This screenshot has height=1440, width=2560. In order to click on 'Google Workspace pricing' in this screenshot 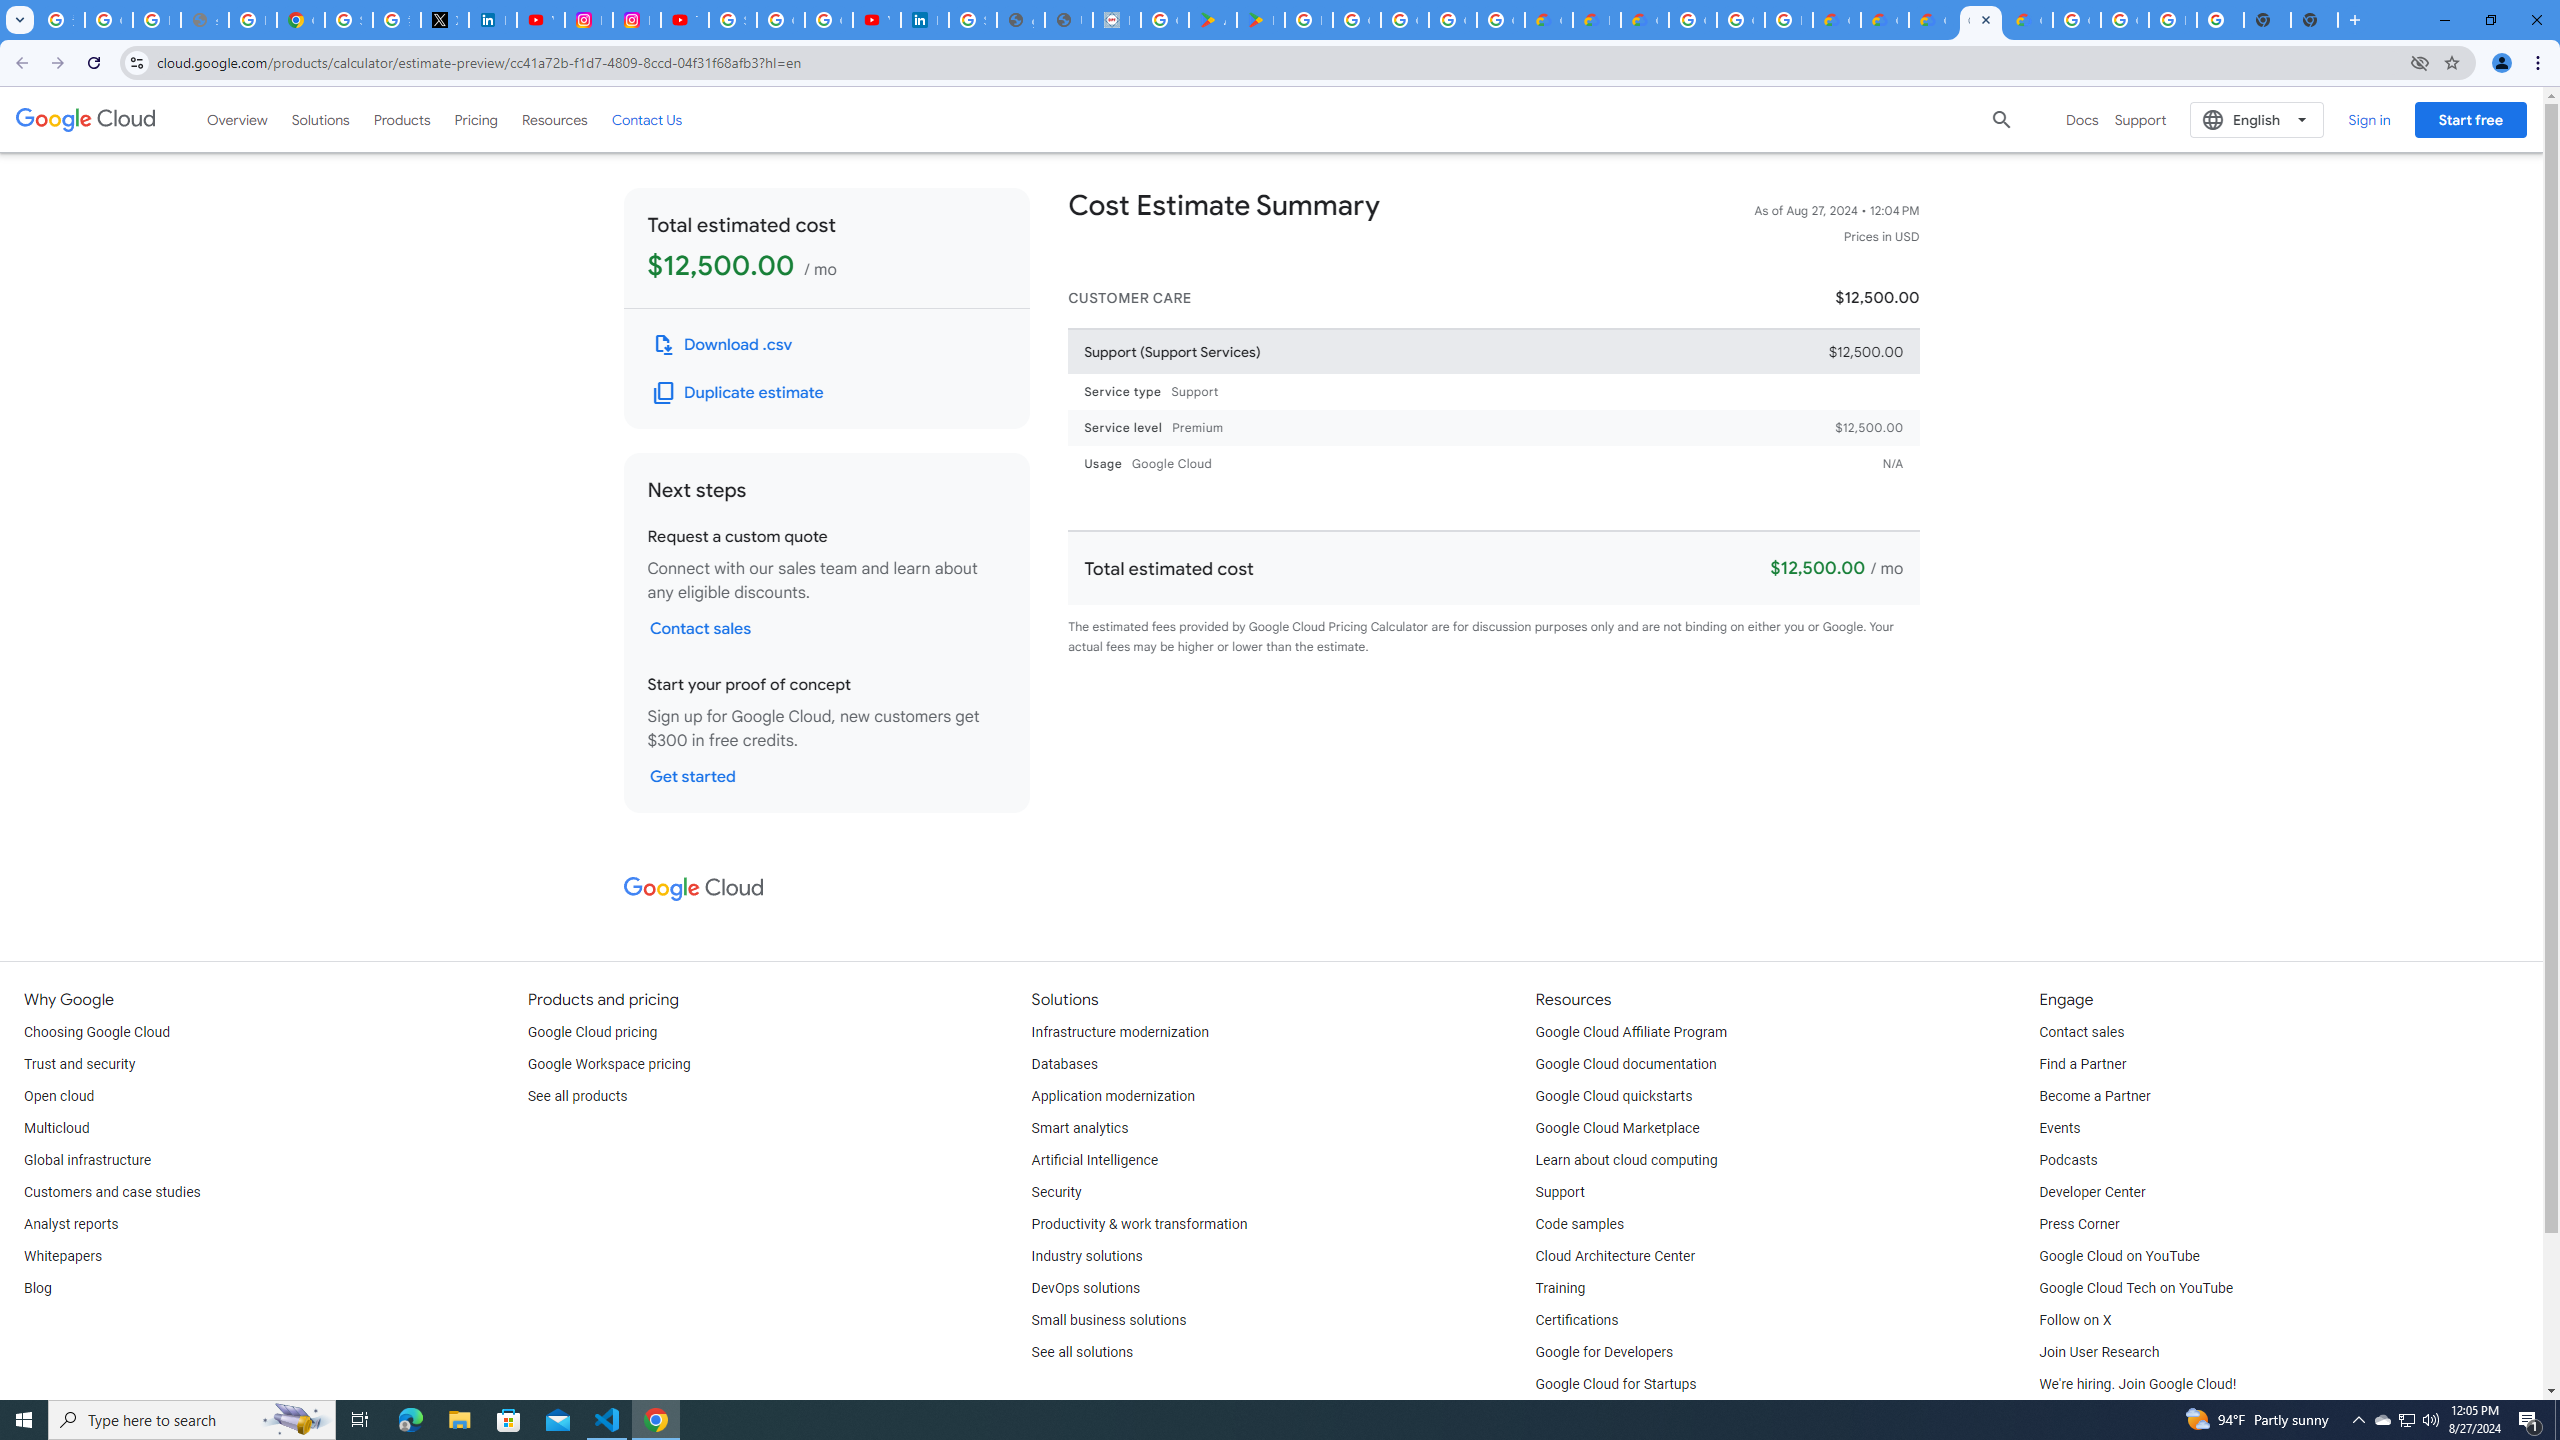, I will do `click(608, 1064)`.